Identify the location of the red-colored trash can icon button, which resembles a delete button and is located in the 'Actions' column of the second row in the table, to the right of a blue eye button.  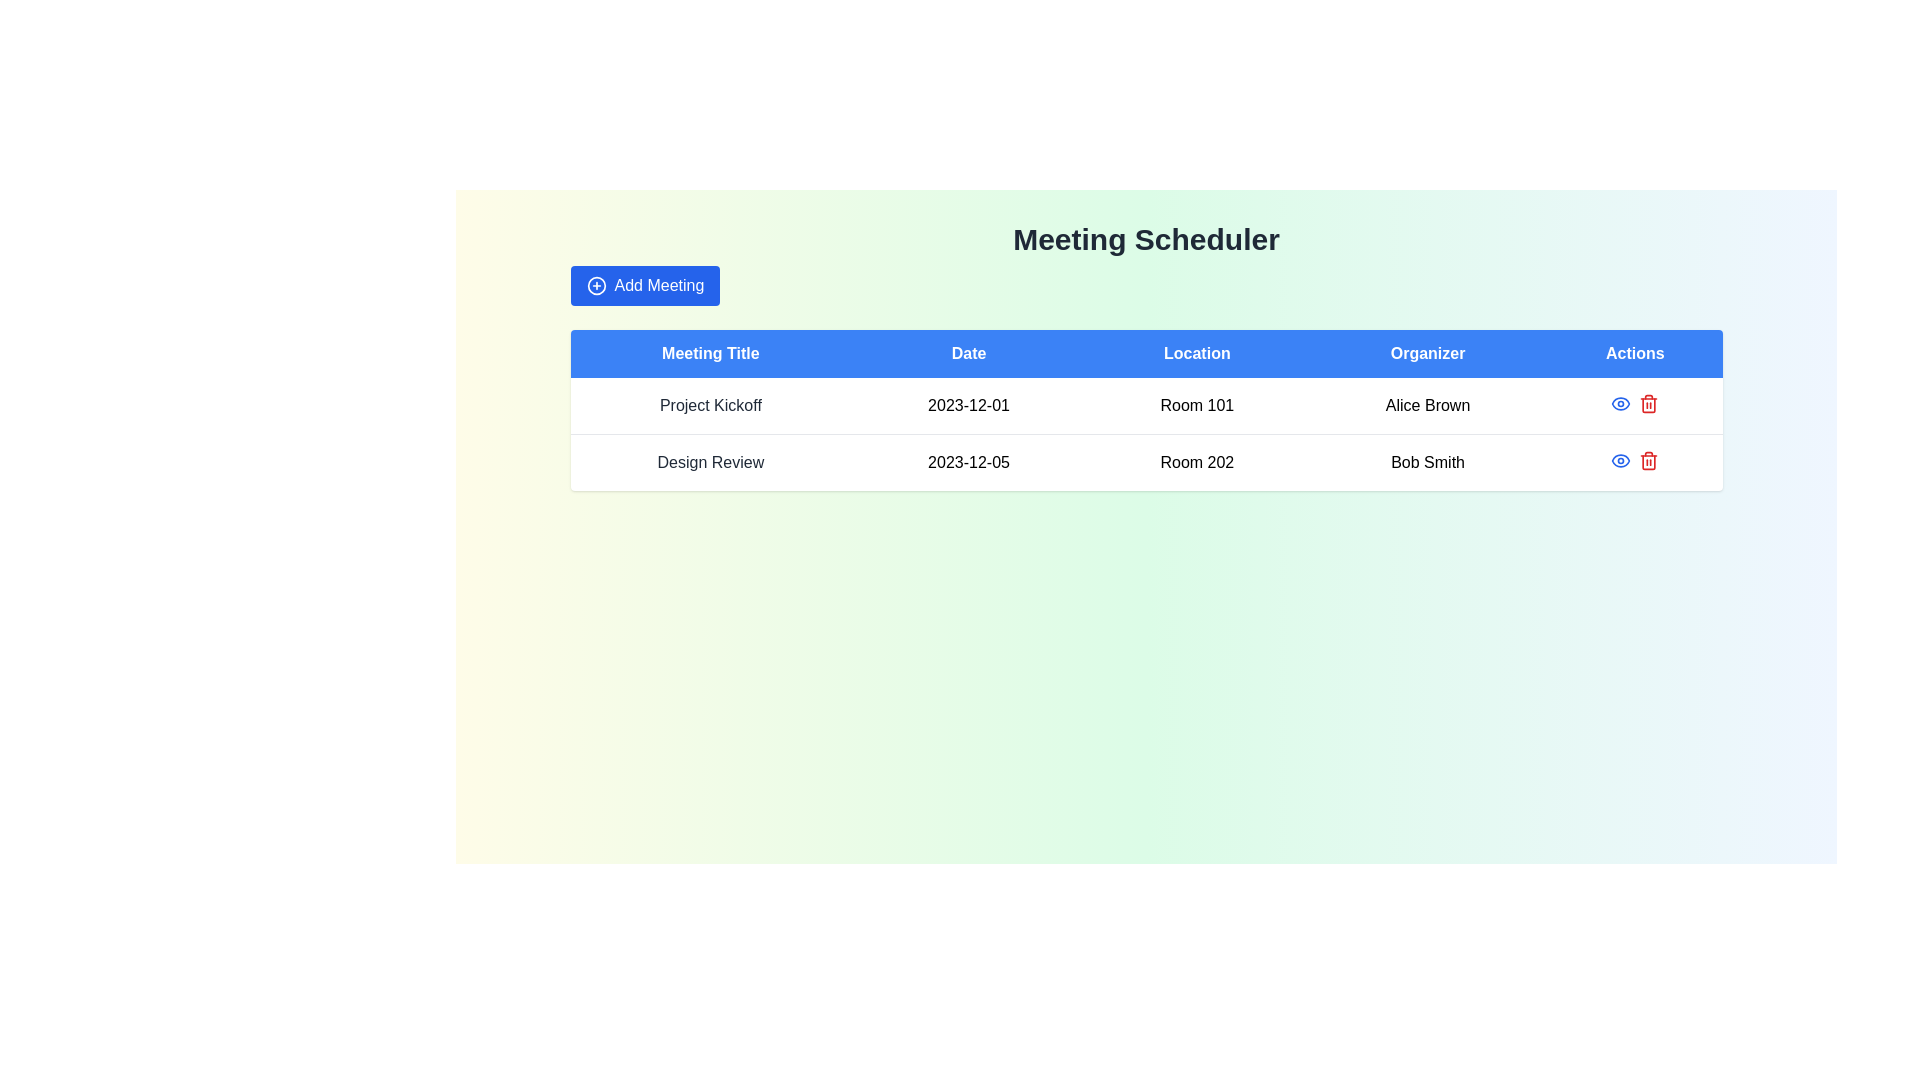
(1649, 404).